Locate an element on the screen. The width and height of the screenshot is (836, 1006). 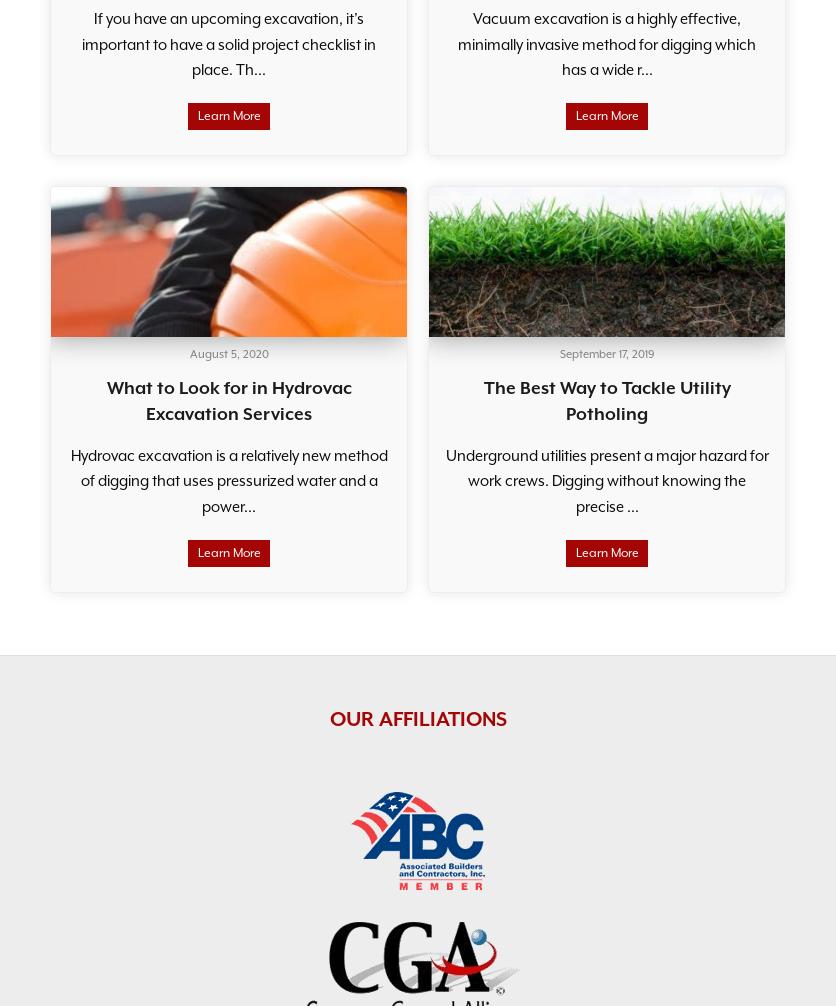
'If you have an upcoming excavation, it’s important to have a solid project checklist in place. Th...' is located at coordinates (228, 43).